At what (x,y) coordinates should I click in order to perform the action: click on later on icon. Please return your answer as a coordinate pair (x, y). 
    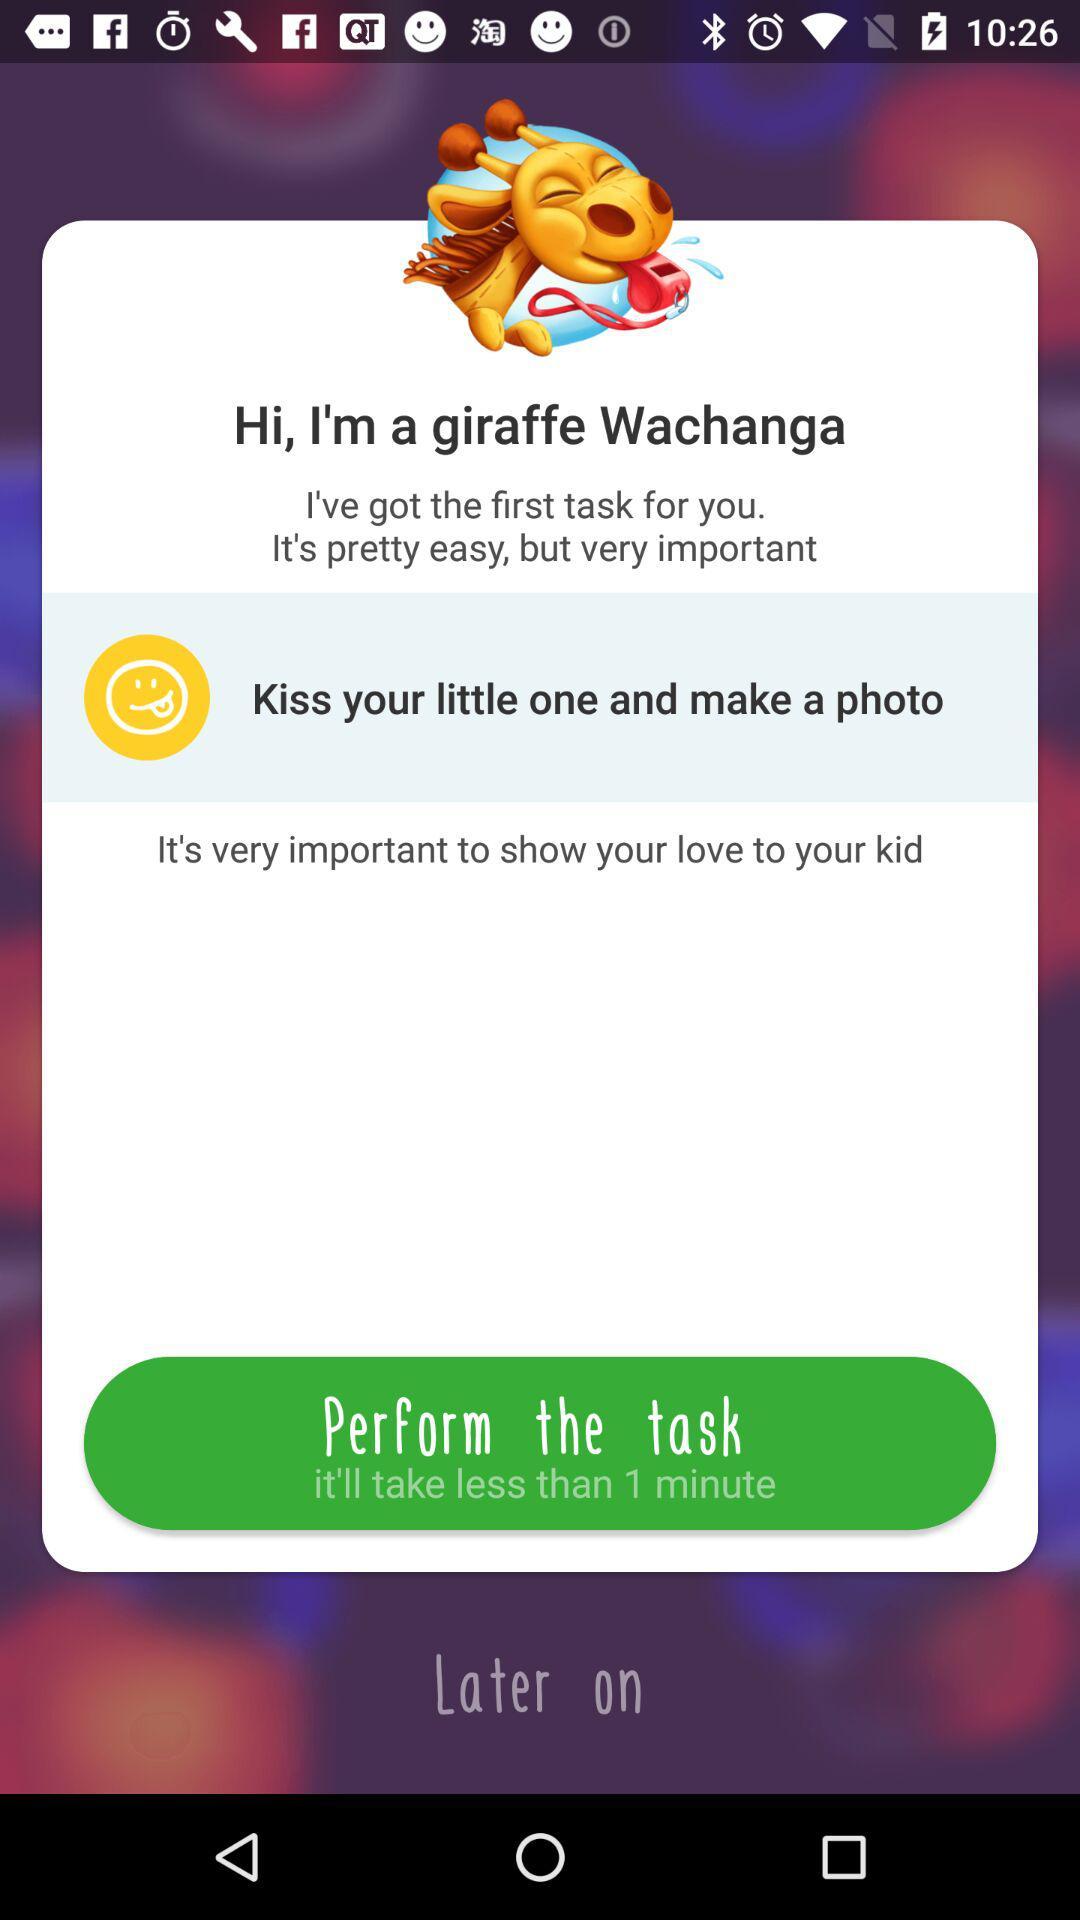
    Looking at the image, I should click on (540, 1682).